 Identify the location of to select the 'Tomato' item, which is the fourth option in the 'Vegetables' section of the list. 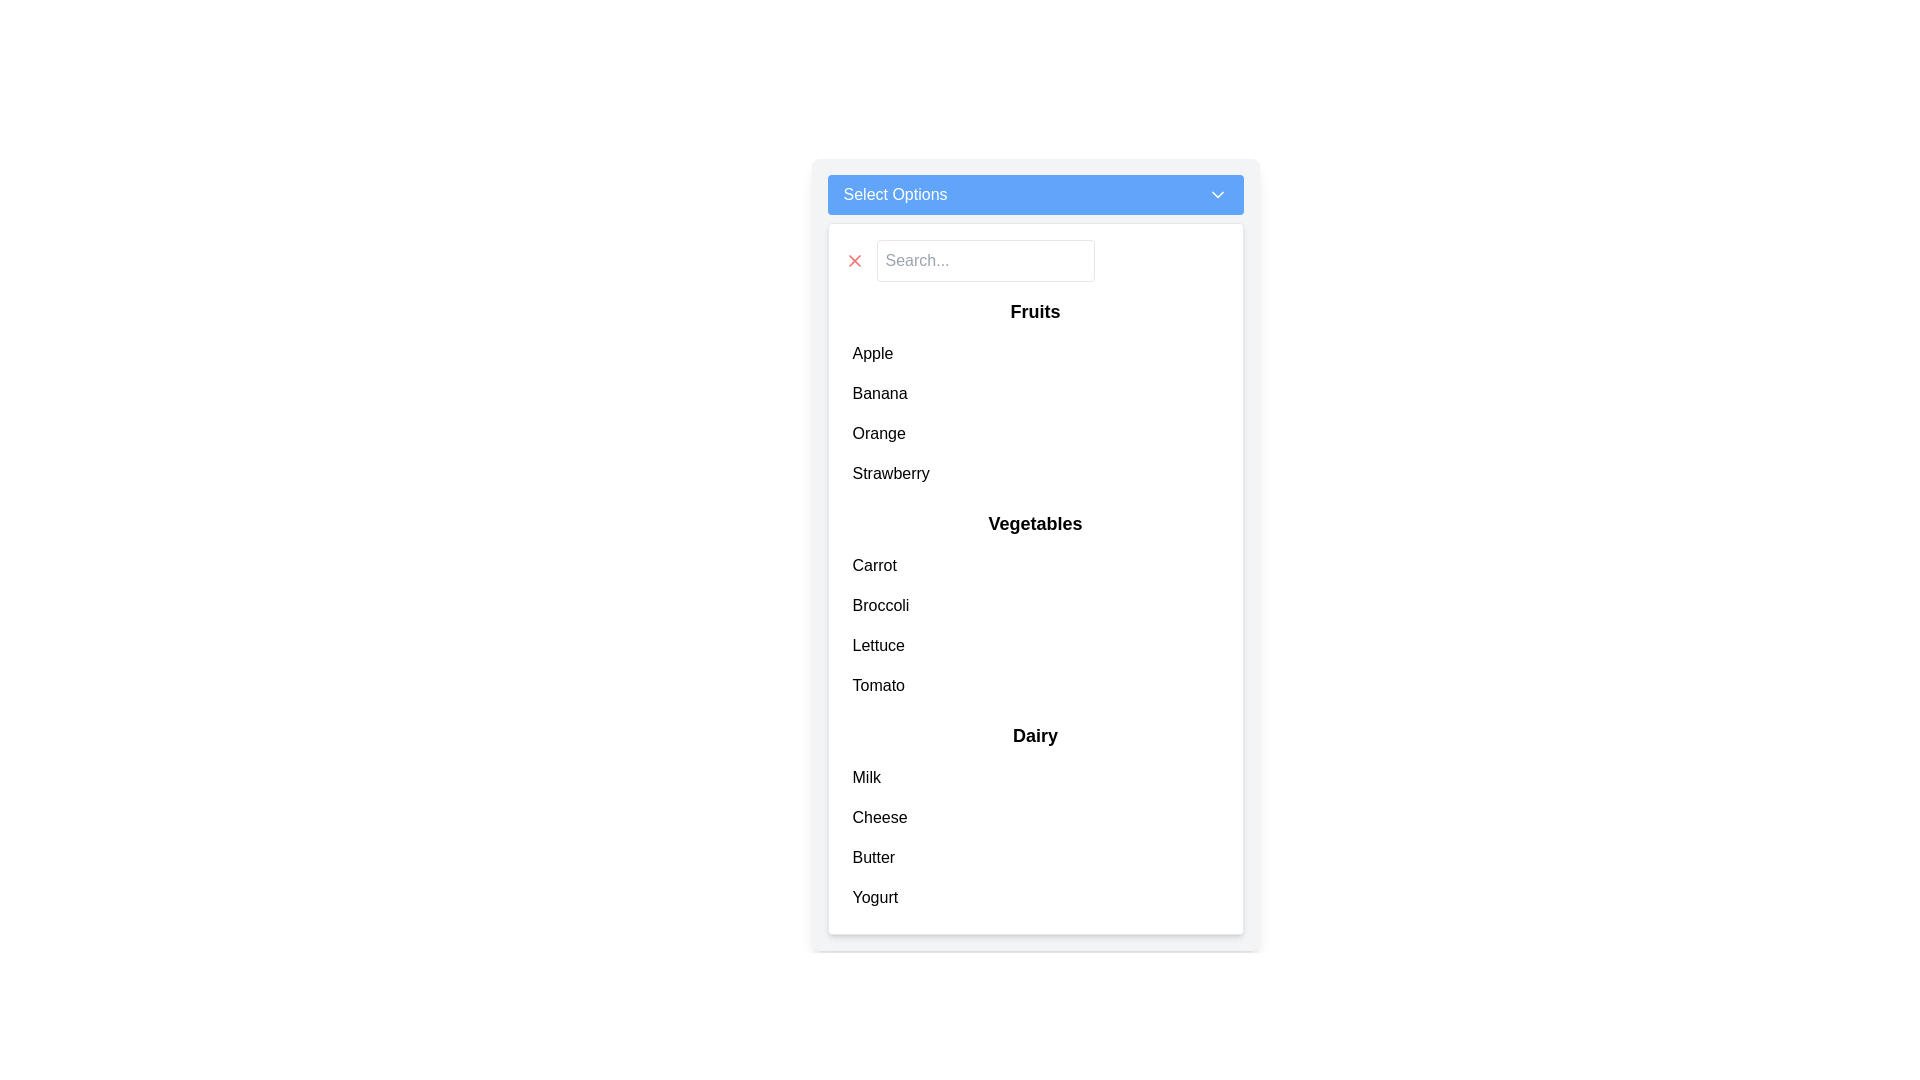
(1035, 685).